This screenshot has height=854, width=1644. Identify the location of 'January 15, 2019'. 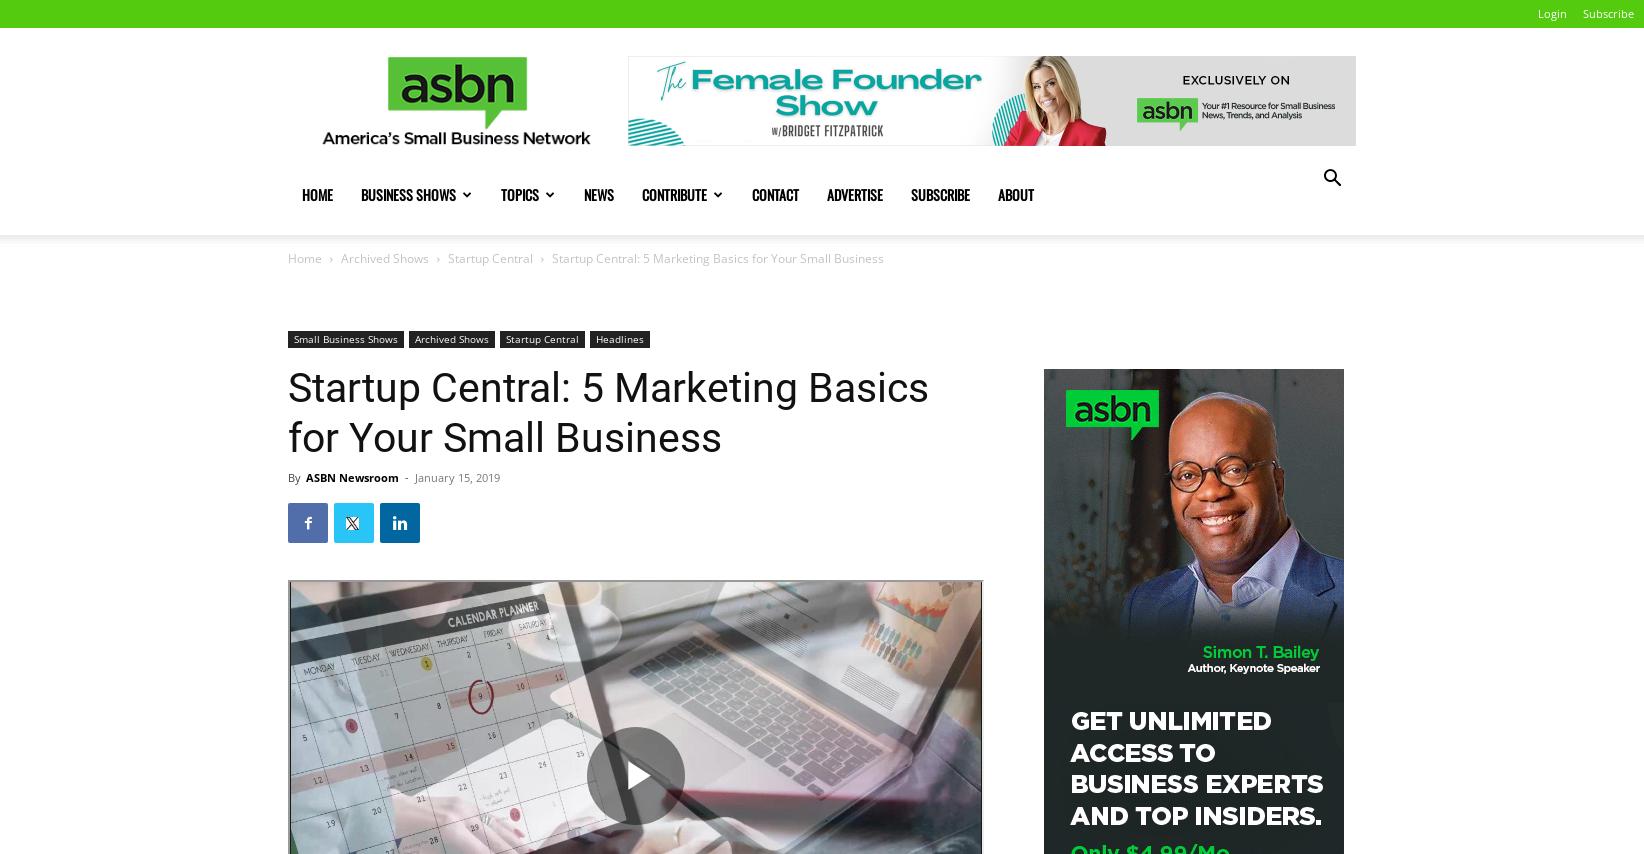
(457, 477).